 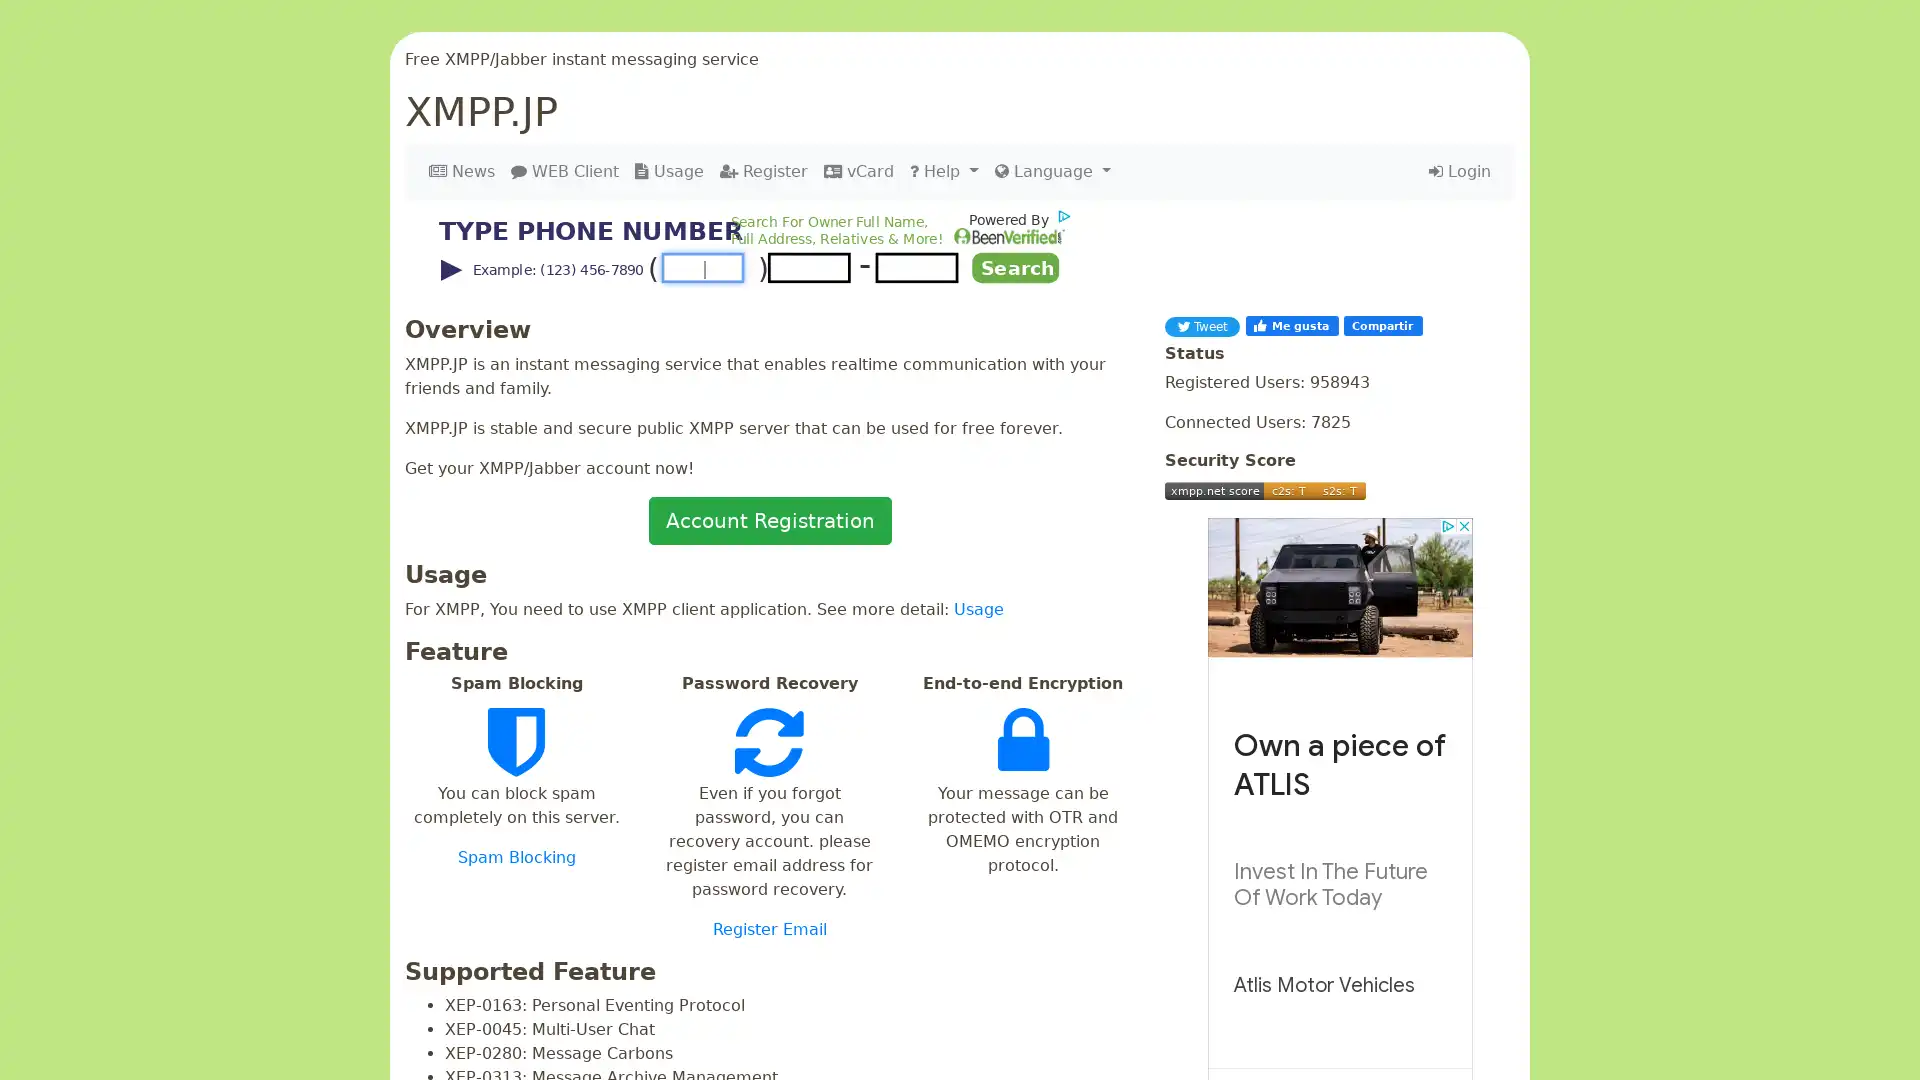 What do you see at coordinates (768, 519) in the screenshot?
I see `Account Registration` at bounding box center [768, 519].